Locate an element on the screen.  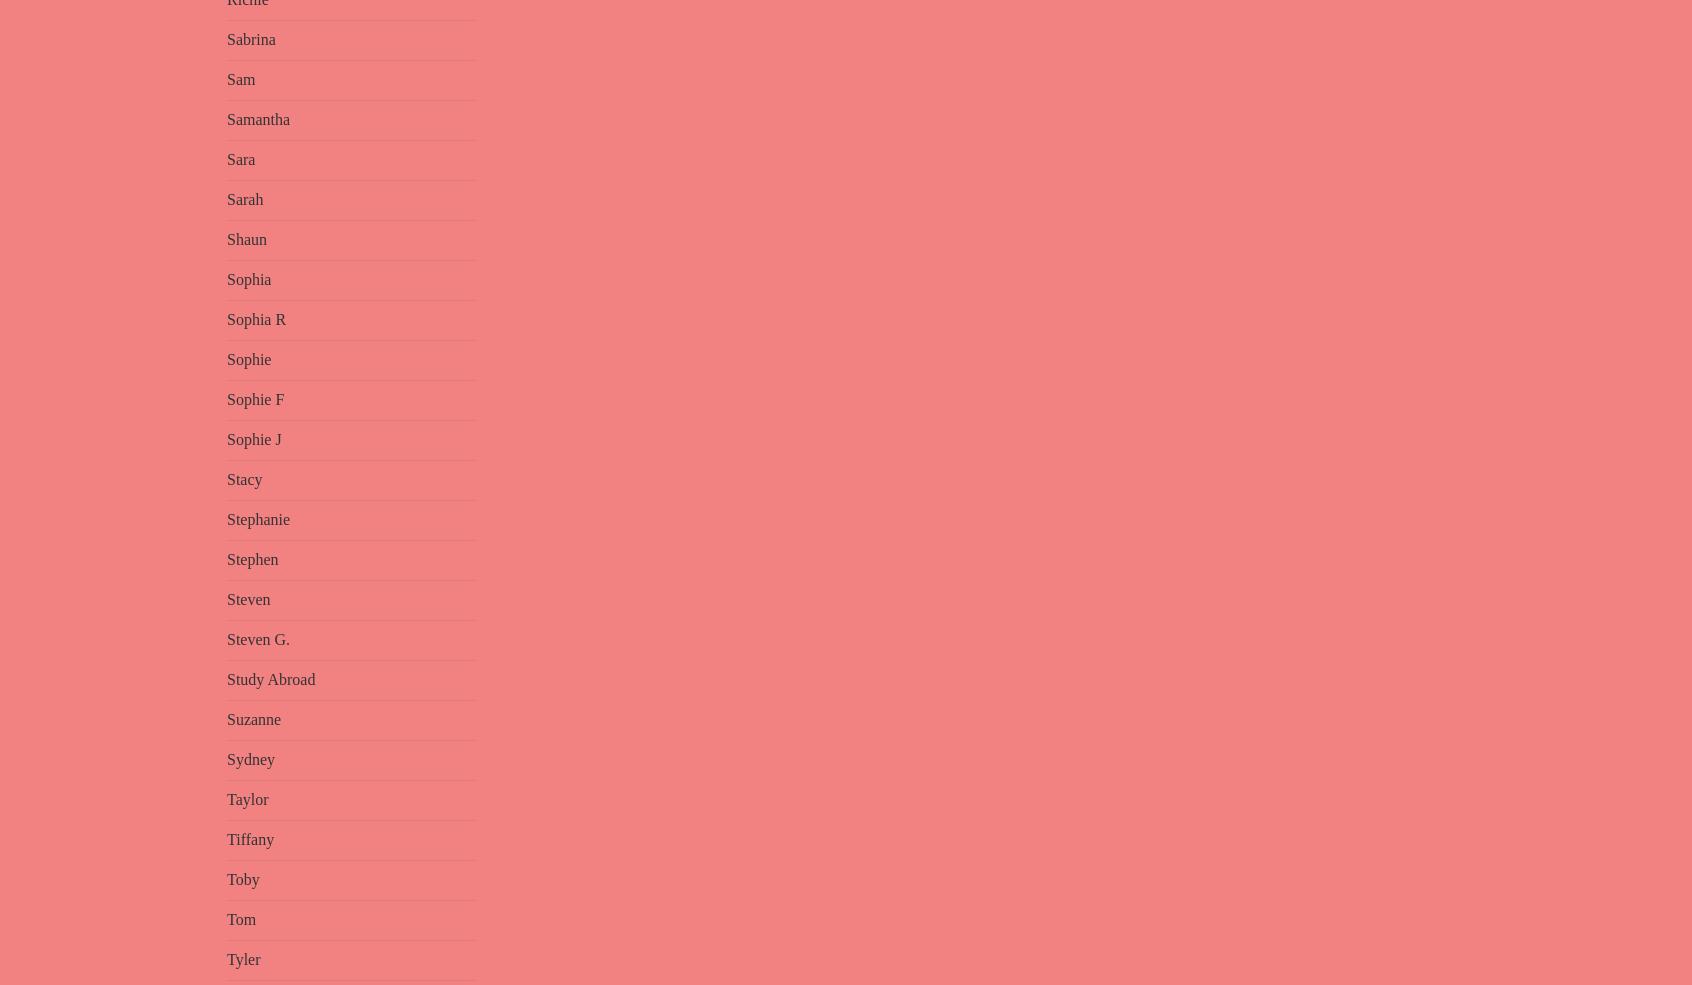
'Tiffany' is located at coordinates (227, 838).